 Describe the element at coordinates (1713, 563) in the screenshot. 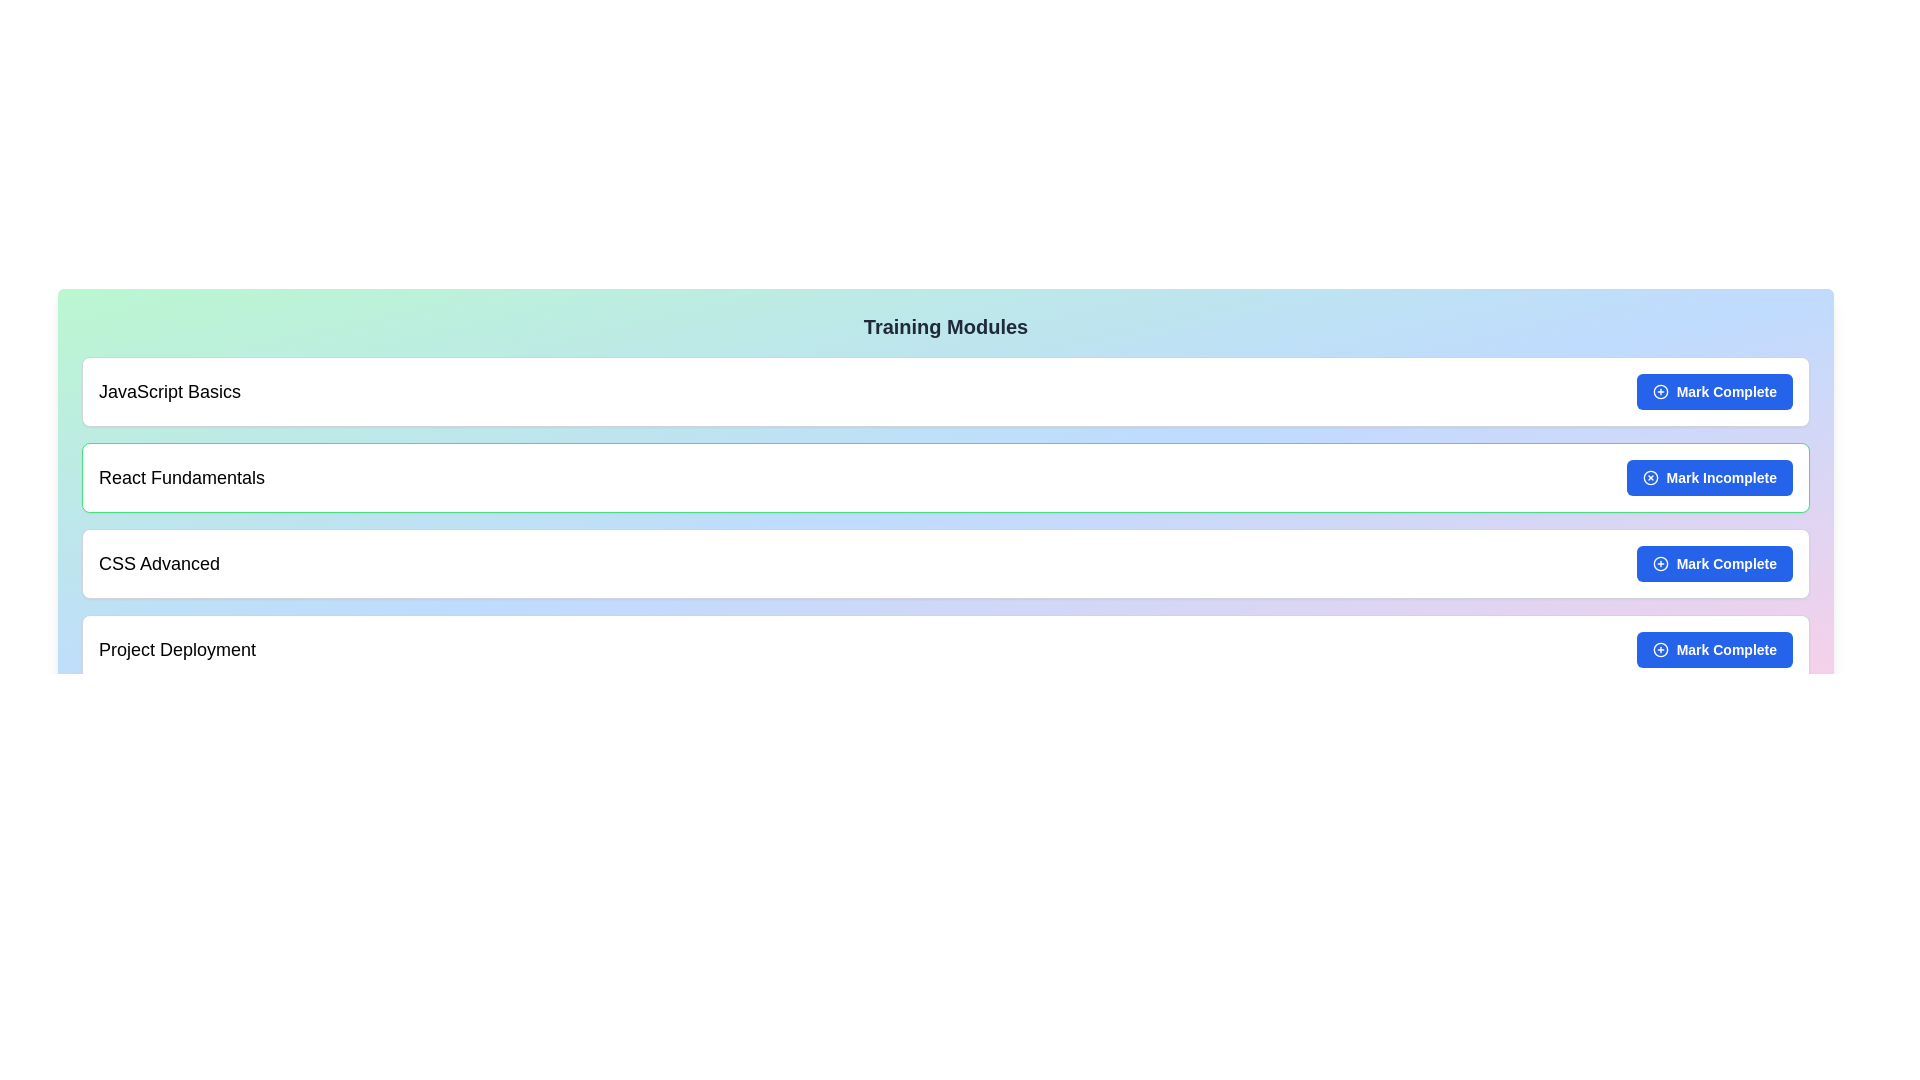

I see `the 'Mark Complete' button with a blue background and white text, located to the right of the 'CSS Advanced' label, to mark the module as complete` at that location.